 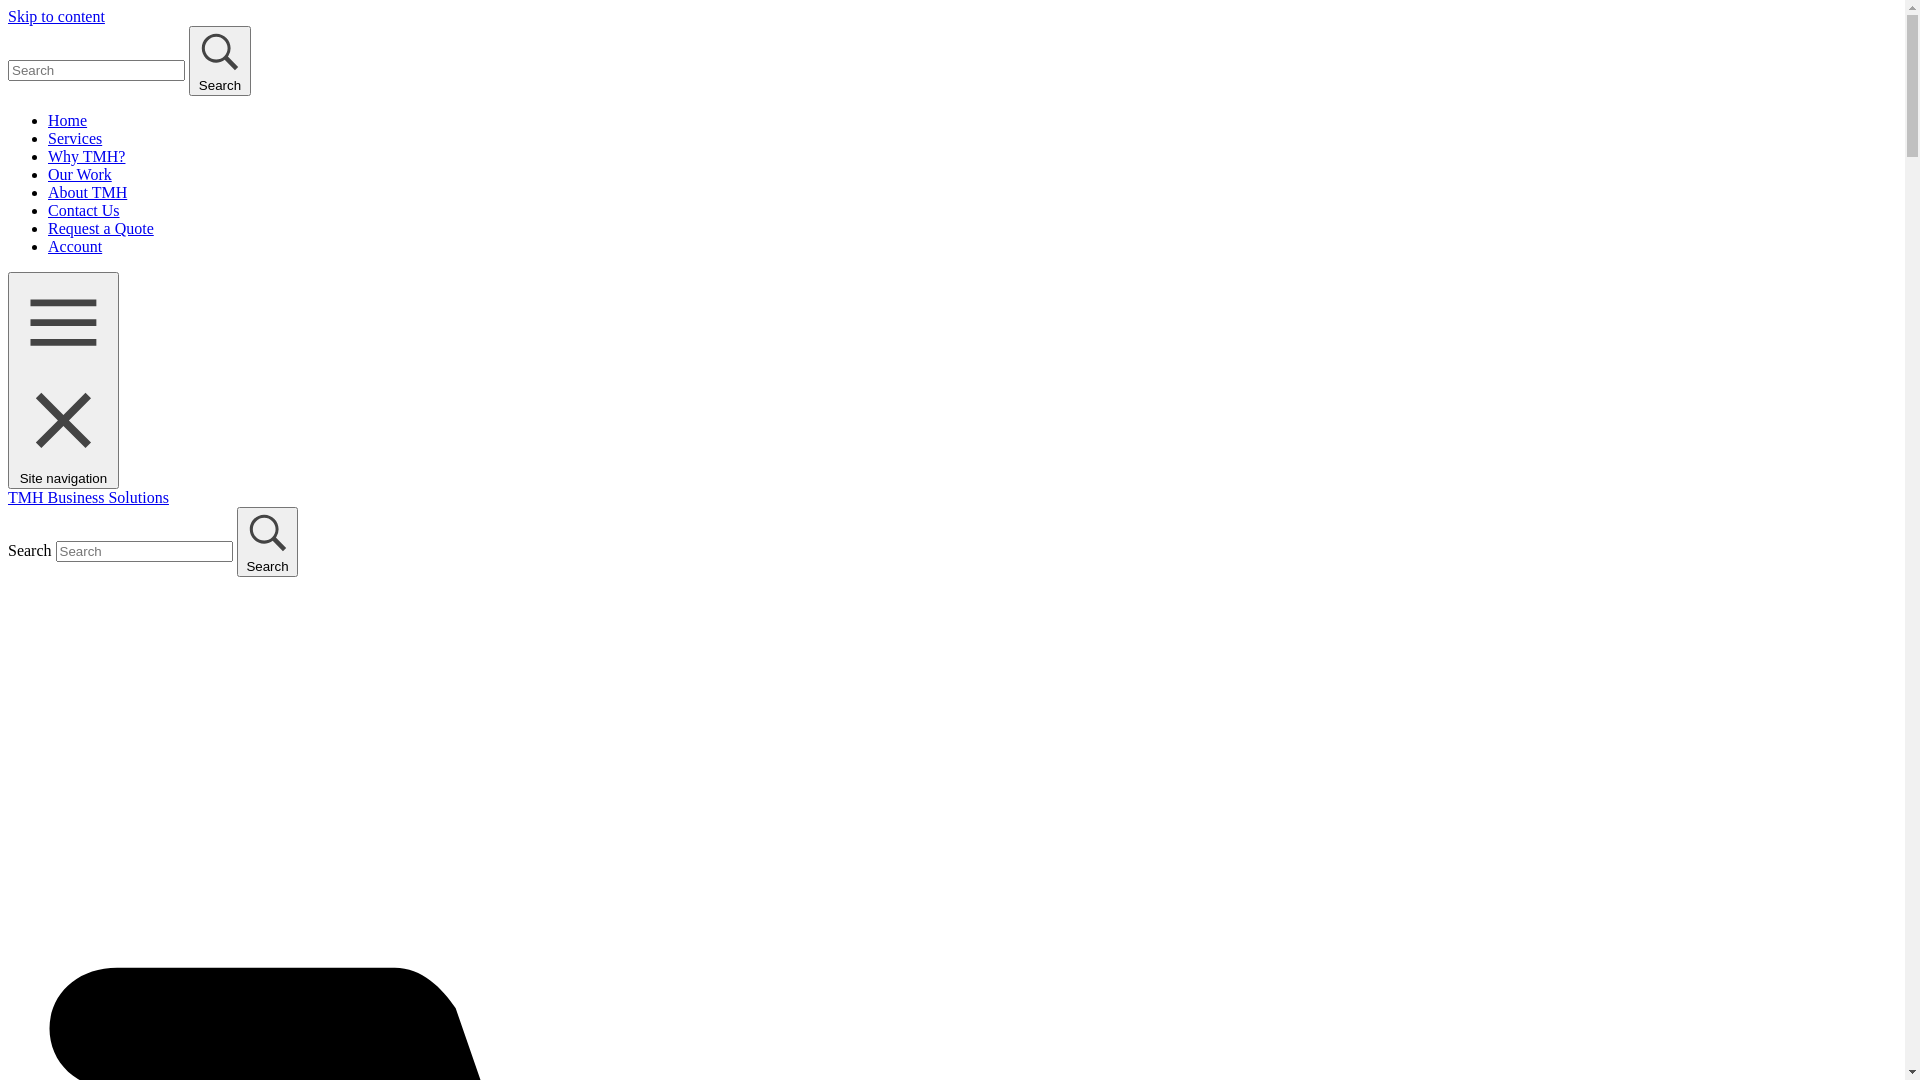 I want to click on 'Skip to content', so click(x=8, y=16).